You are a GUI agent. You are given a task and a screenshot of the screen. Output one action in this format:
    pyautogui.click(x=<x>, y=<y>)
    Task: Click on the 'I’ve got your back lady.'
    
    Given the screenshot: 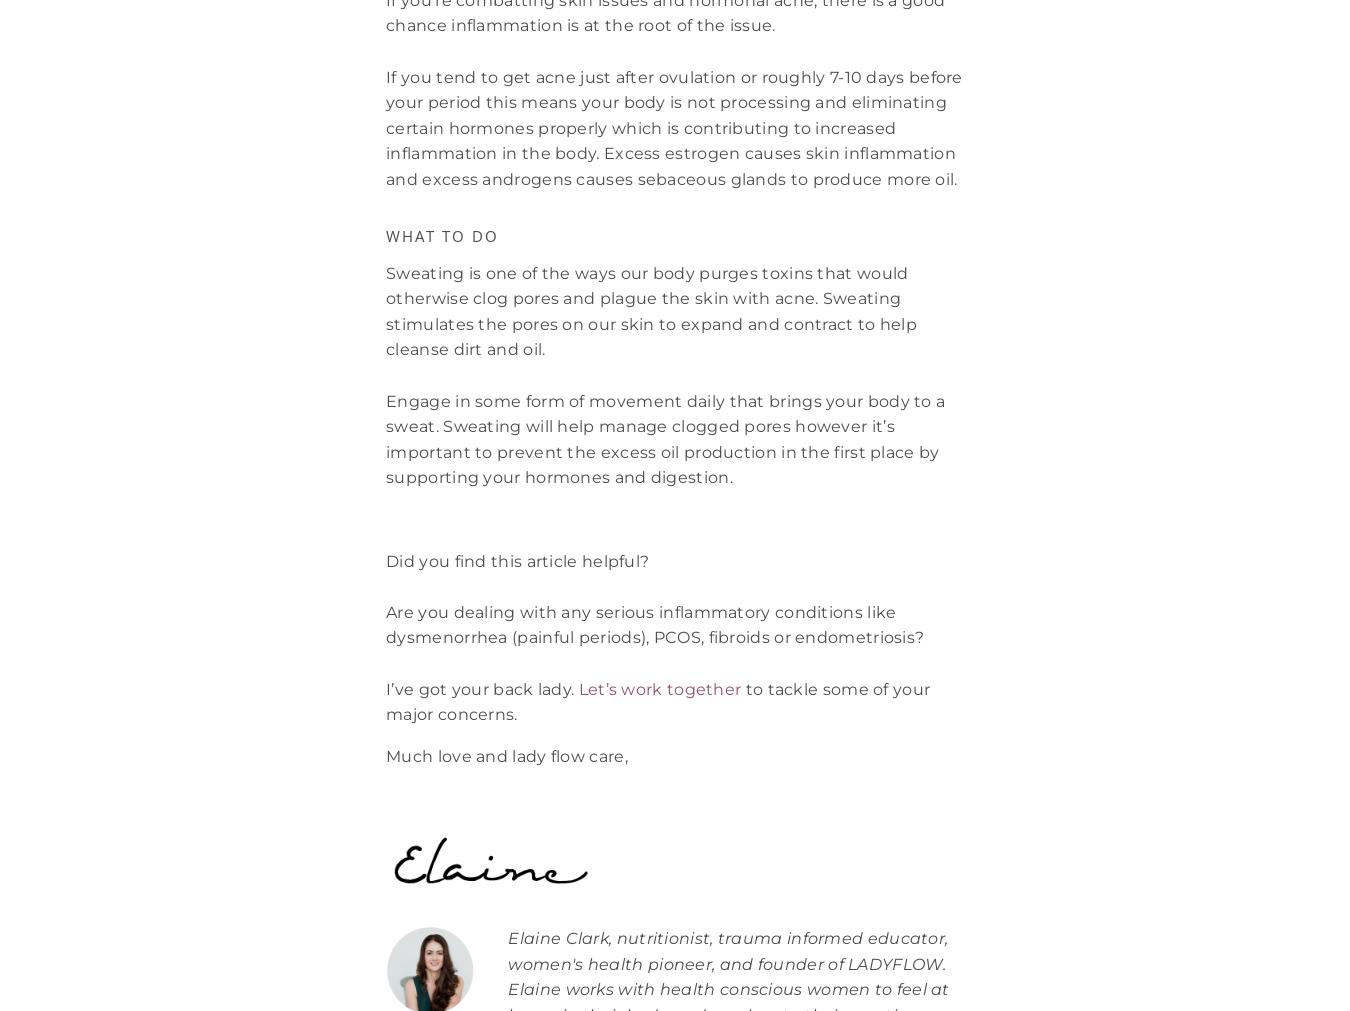 What is the action you would take?
    pyautogui.click(x=479, y=687)
    